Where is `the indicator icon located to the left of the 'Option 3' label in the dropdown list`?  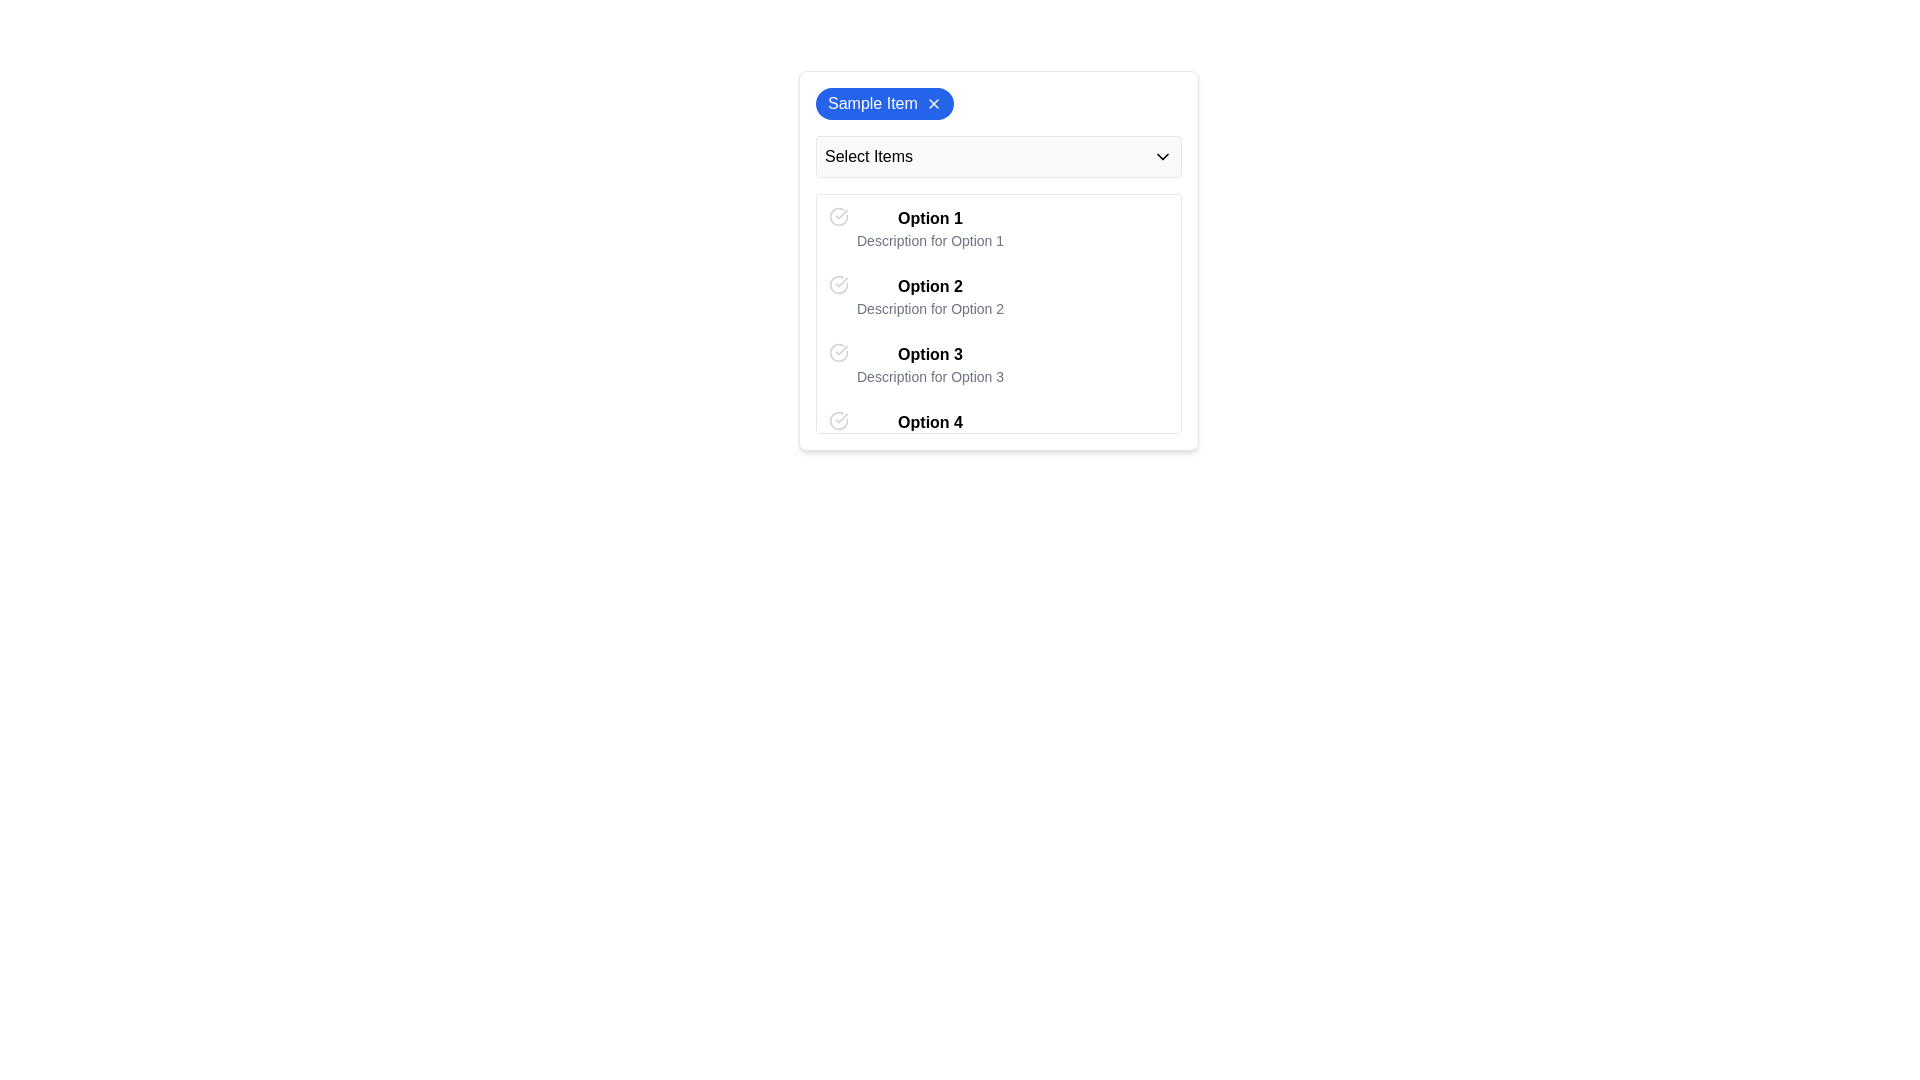
the indicator icon located to the left of the 'Option 3' label in the dropdown list is located at coordinates (839, 352).